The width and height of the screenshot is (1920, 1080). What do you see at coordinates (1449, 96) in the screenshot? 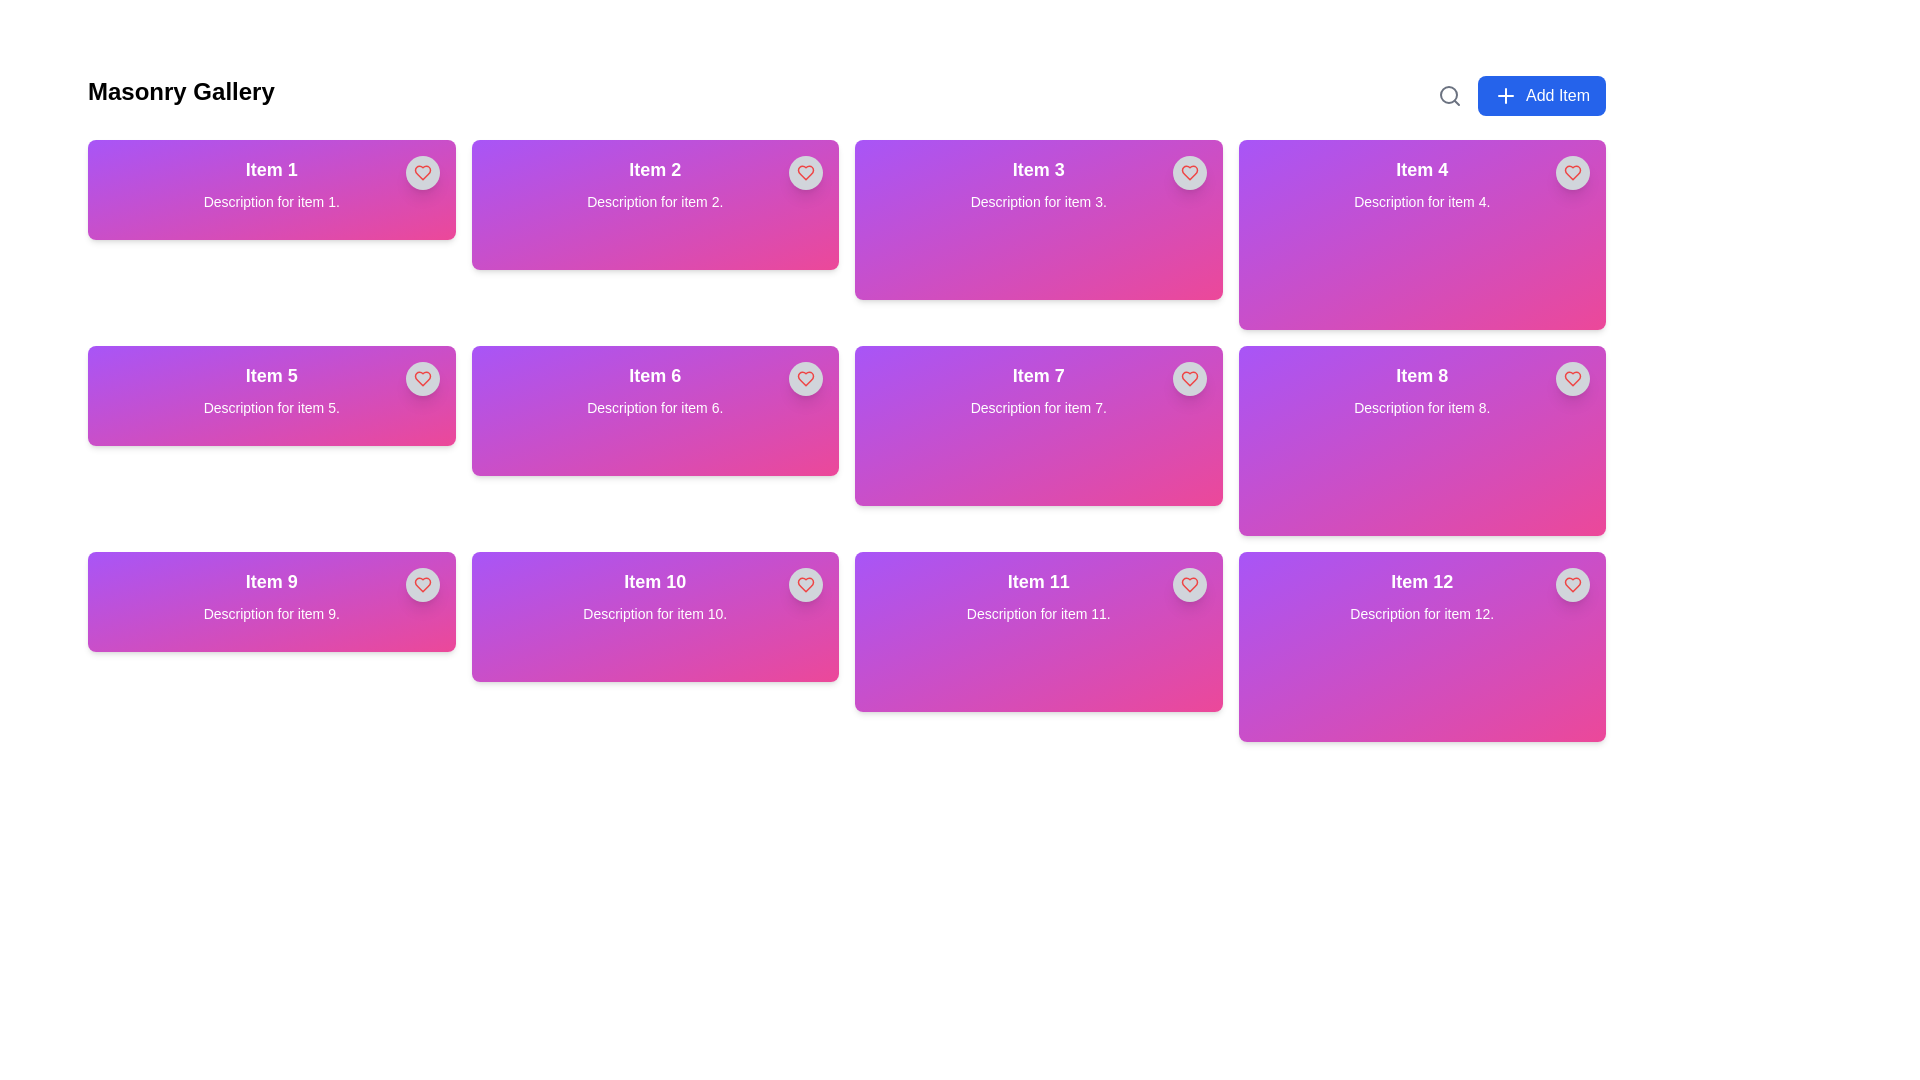
I see `the magnifying glass icon located near the top-right of the interface to initiate a search` at bounding box center [1449, 96].